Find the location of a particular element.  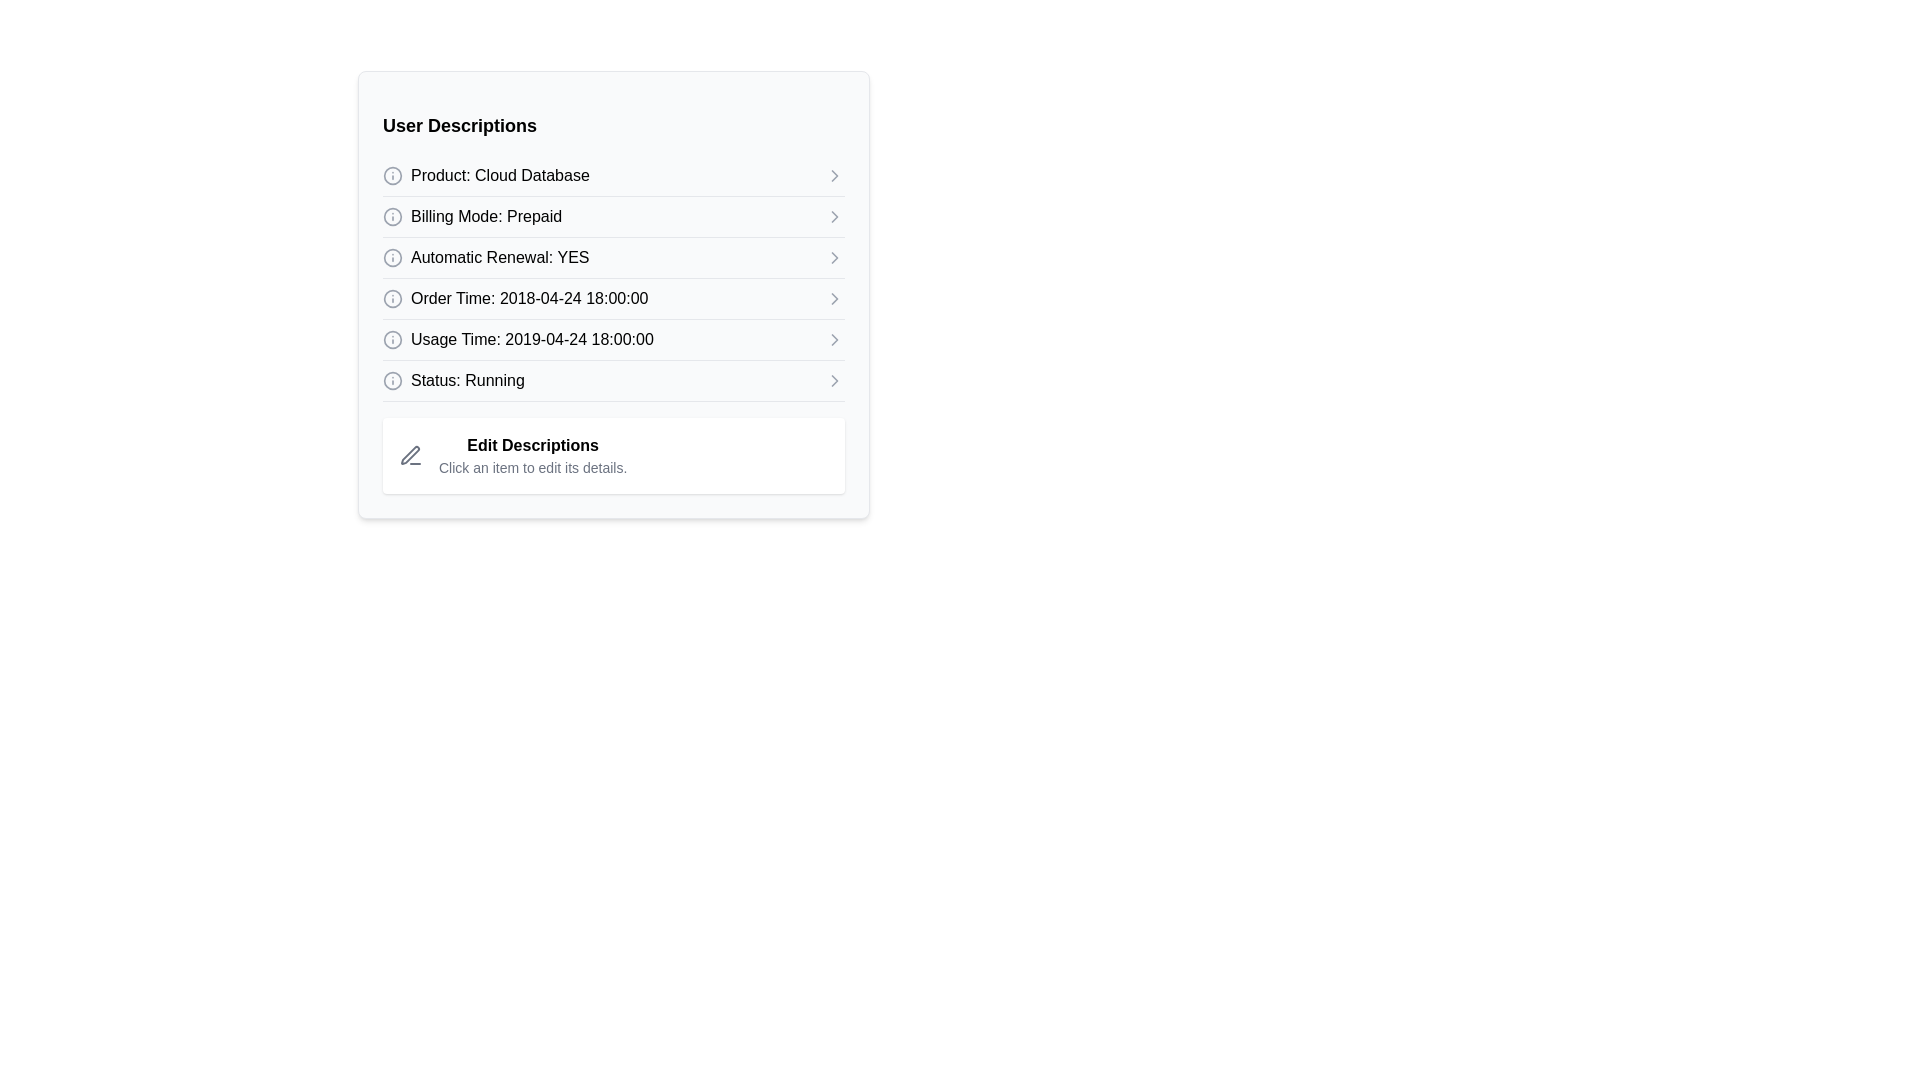

the circular icon with a gray border located to the left of the text 'Product: Cloud Database' in the first row of the list within the 'User Descriptions' section is located at coordinates (393, 175).